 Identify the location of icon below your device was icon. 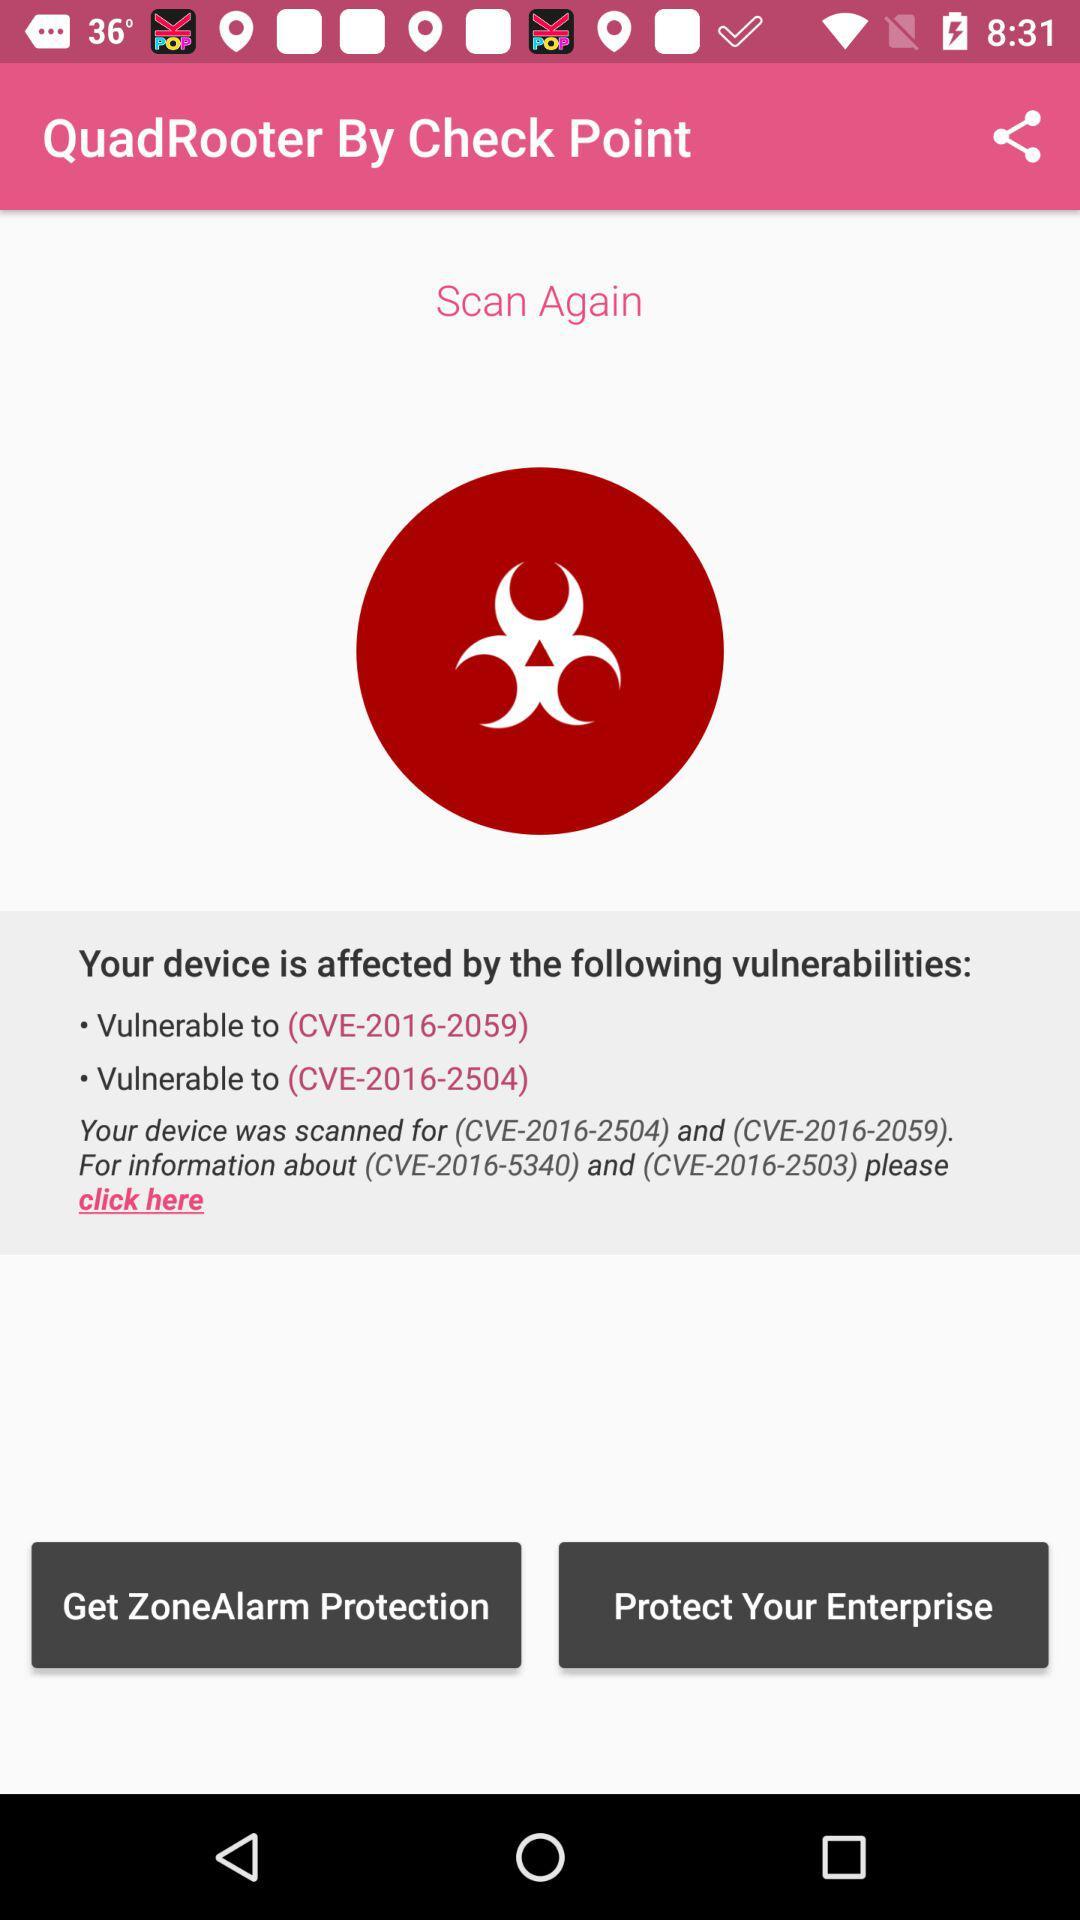
(802, 1604).